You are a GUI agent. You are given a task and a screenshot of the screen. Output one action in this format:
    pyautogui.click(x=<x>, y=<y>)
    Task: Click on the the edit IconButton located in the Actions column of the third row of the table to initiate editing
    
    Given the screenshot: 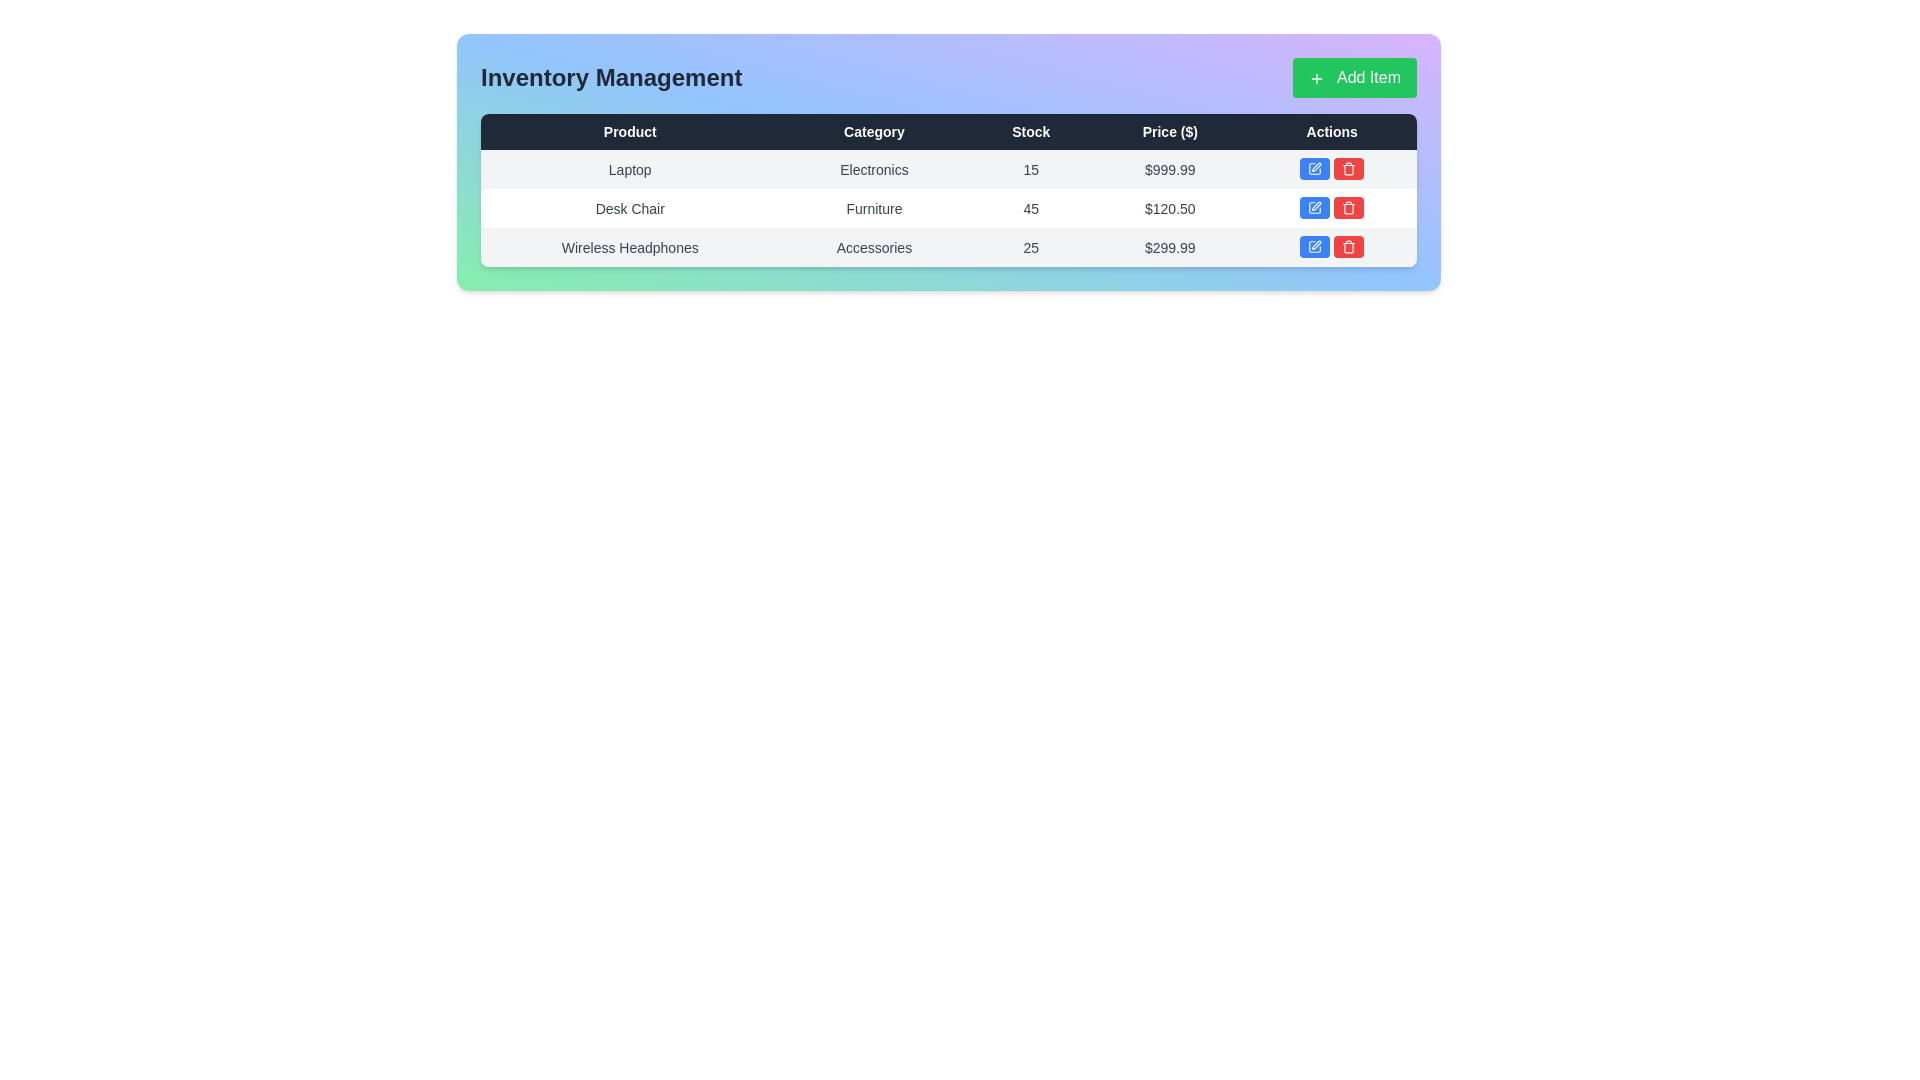 What is the action you would take?
    pyautogui.click(x=1315, y=245)
    